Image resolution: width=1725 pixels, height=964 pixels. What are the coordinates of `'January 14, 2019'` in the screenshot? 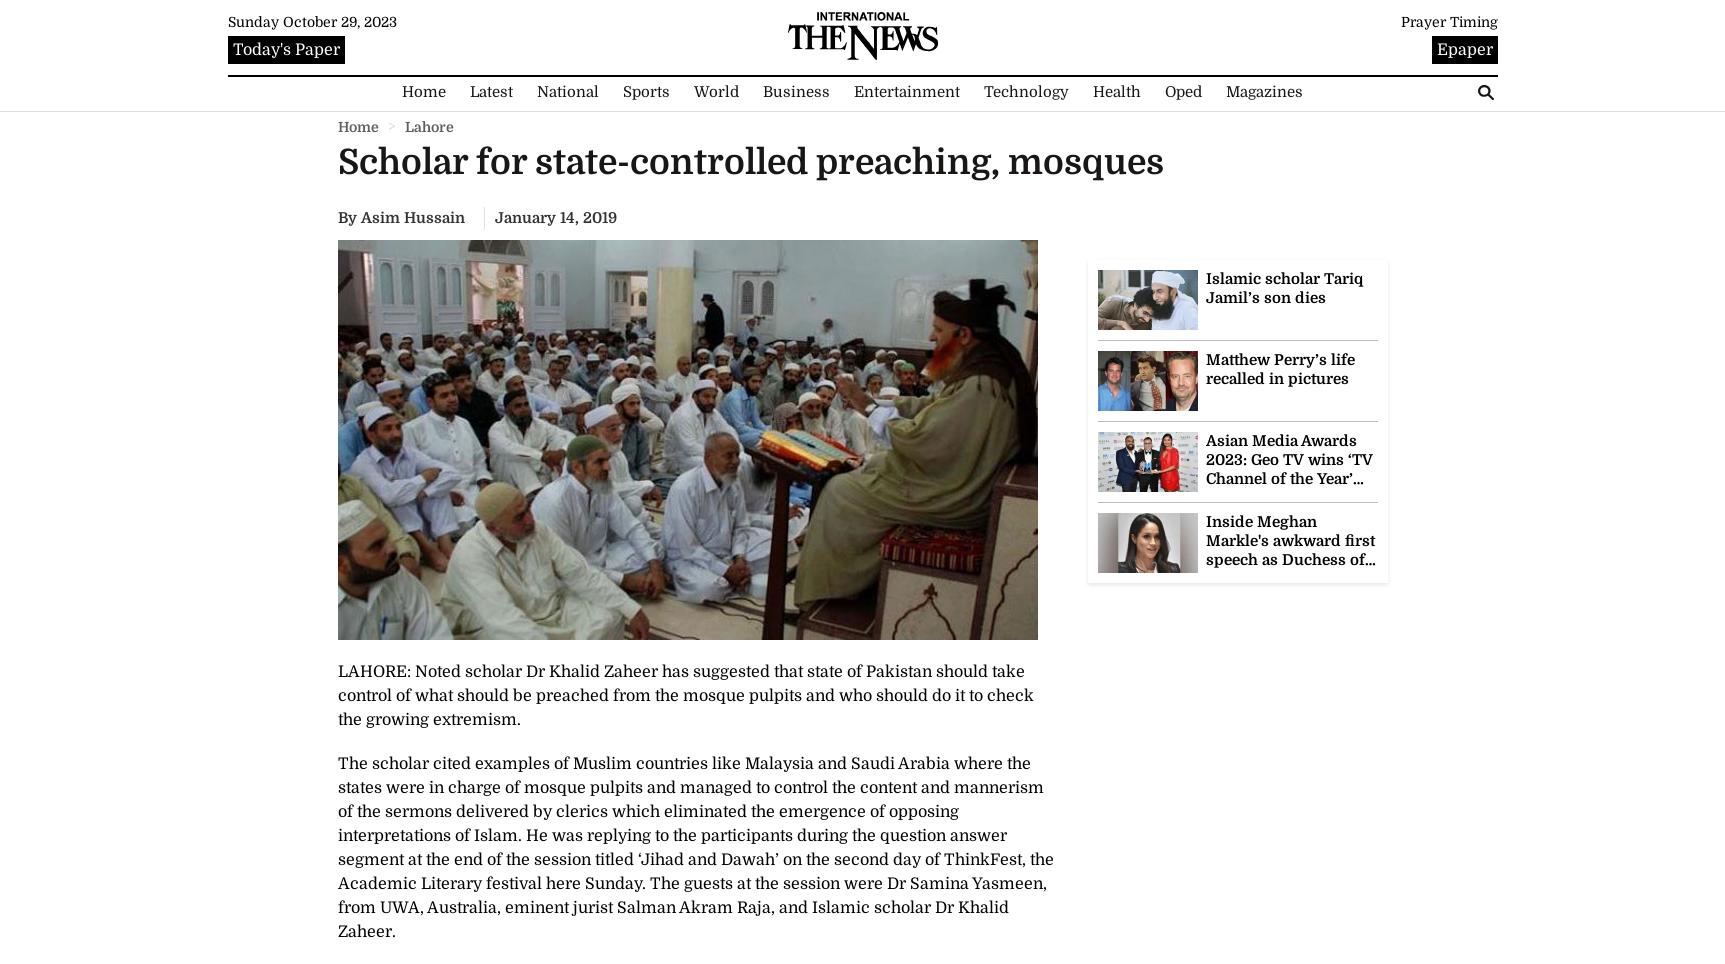 It's located at (554, 217).